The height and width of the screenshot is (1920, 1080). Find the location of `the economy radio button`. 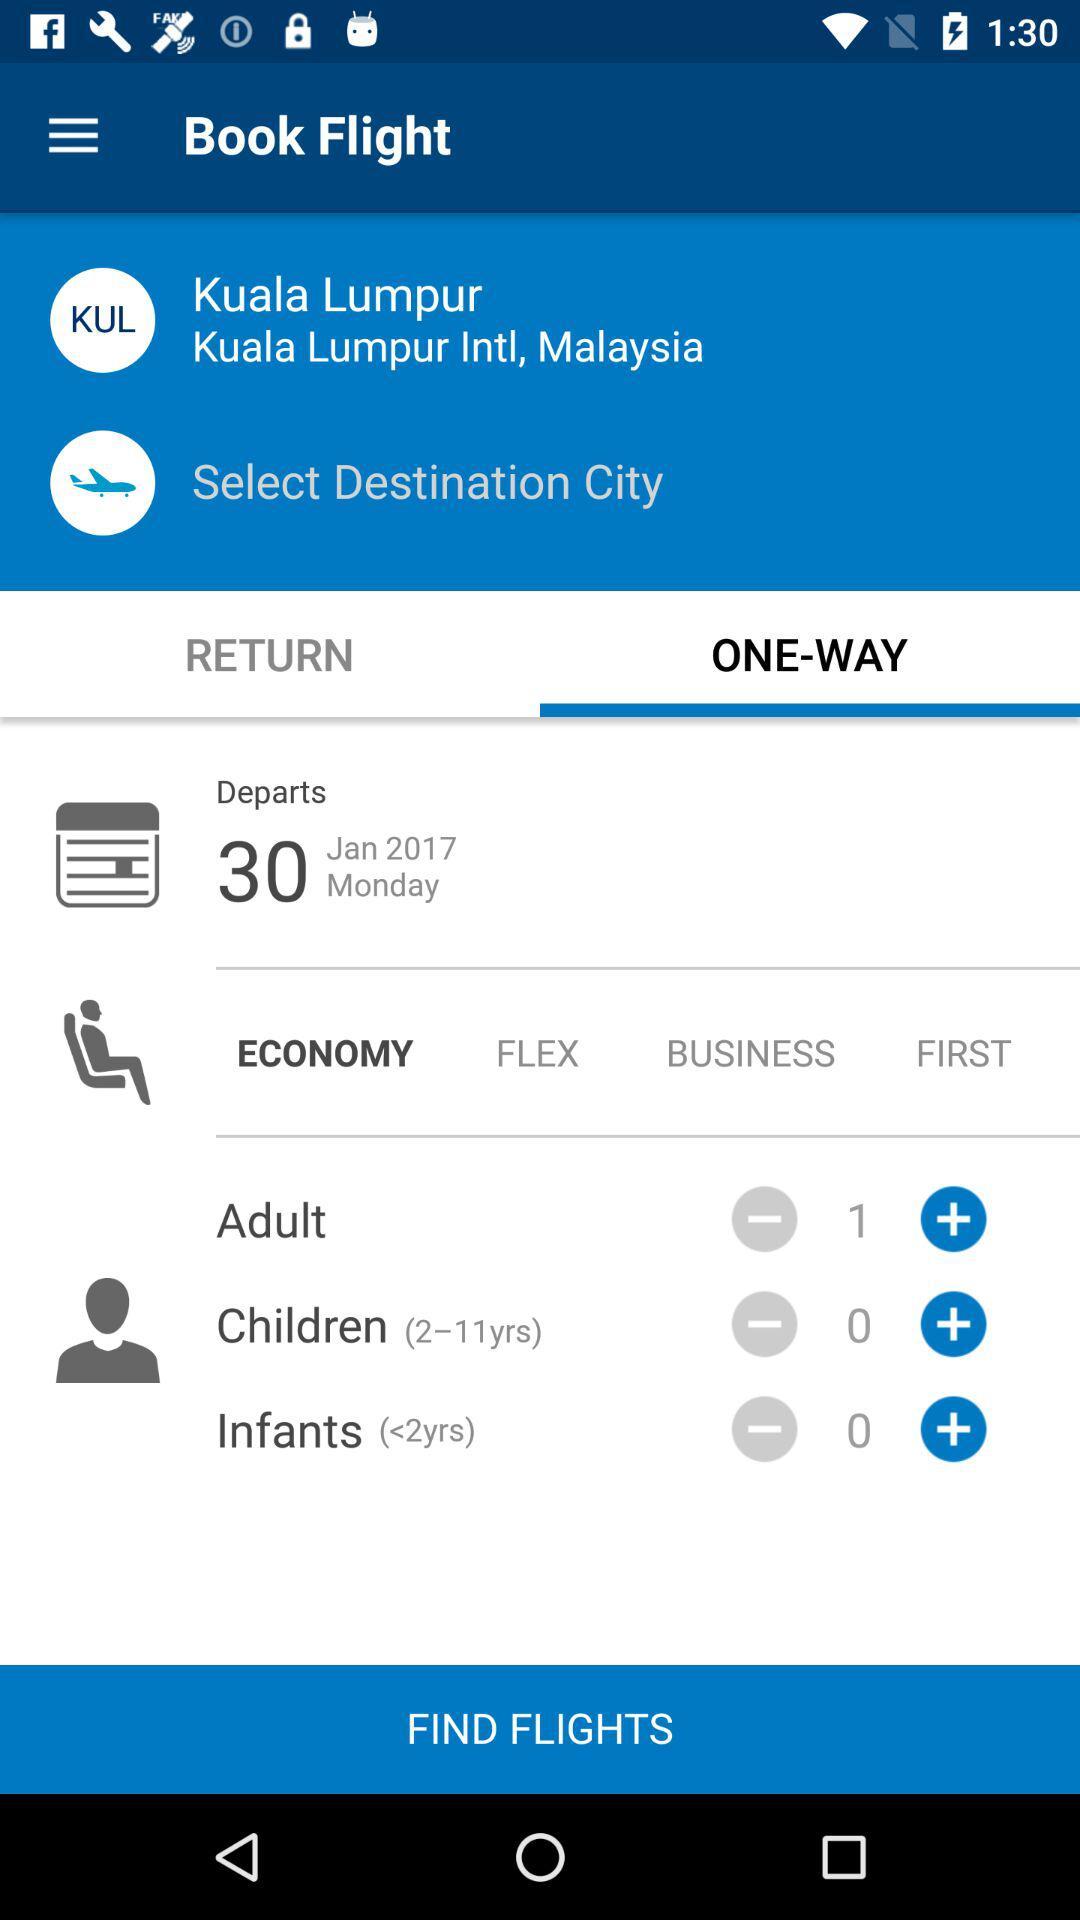

the economy radio button is located at coordinates (324, 1051).